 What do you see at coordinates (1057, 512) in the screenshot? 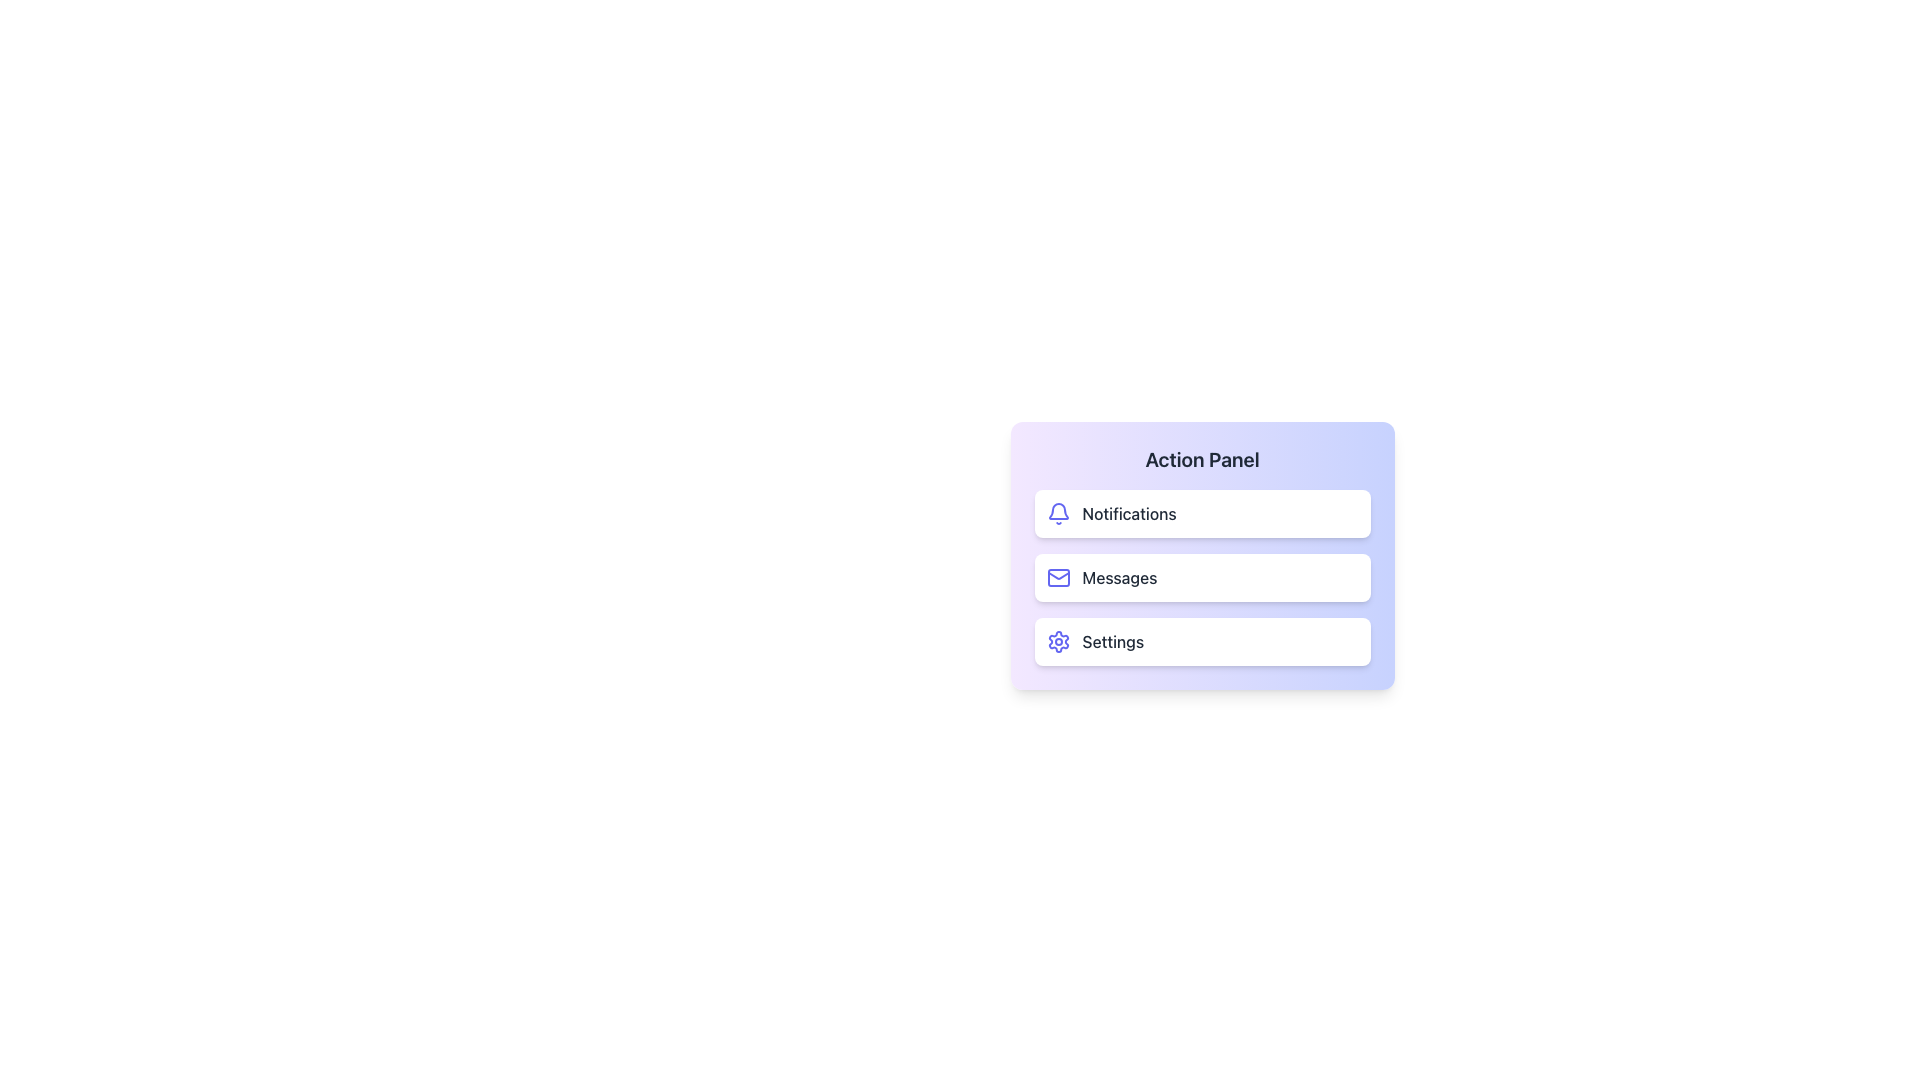
I see `the solid indigo bell-shaped icon representing notifications, located to the left of the 'Notifications' text` at bounding box center [1057, 512].